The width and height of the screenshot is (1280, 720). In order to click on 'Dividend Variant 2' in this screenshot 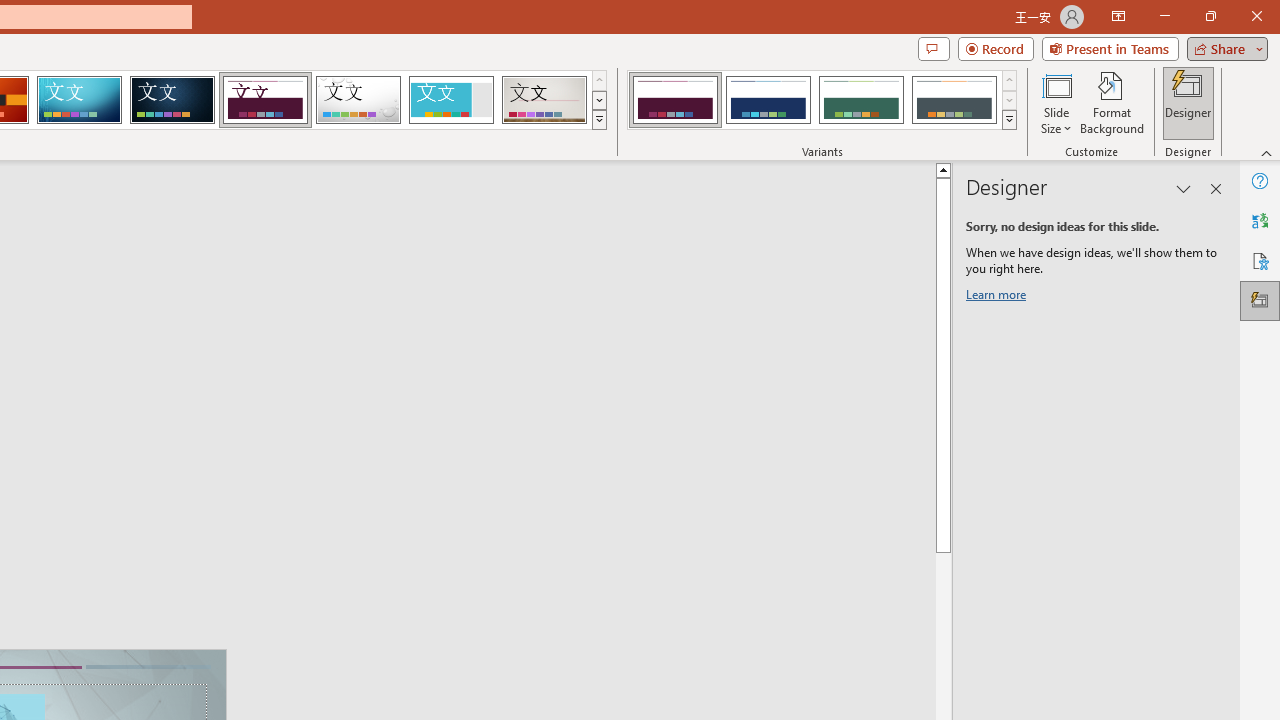, I will do `click(767, 100)`.